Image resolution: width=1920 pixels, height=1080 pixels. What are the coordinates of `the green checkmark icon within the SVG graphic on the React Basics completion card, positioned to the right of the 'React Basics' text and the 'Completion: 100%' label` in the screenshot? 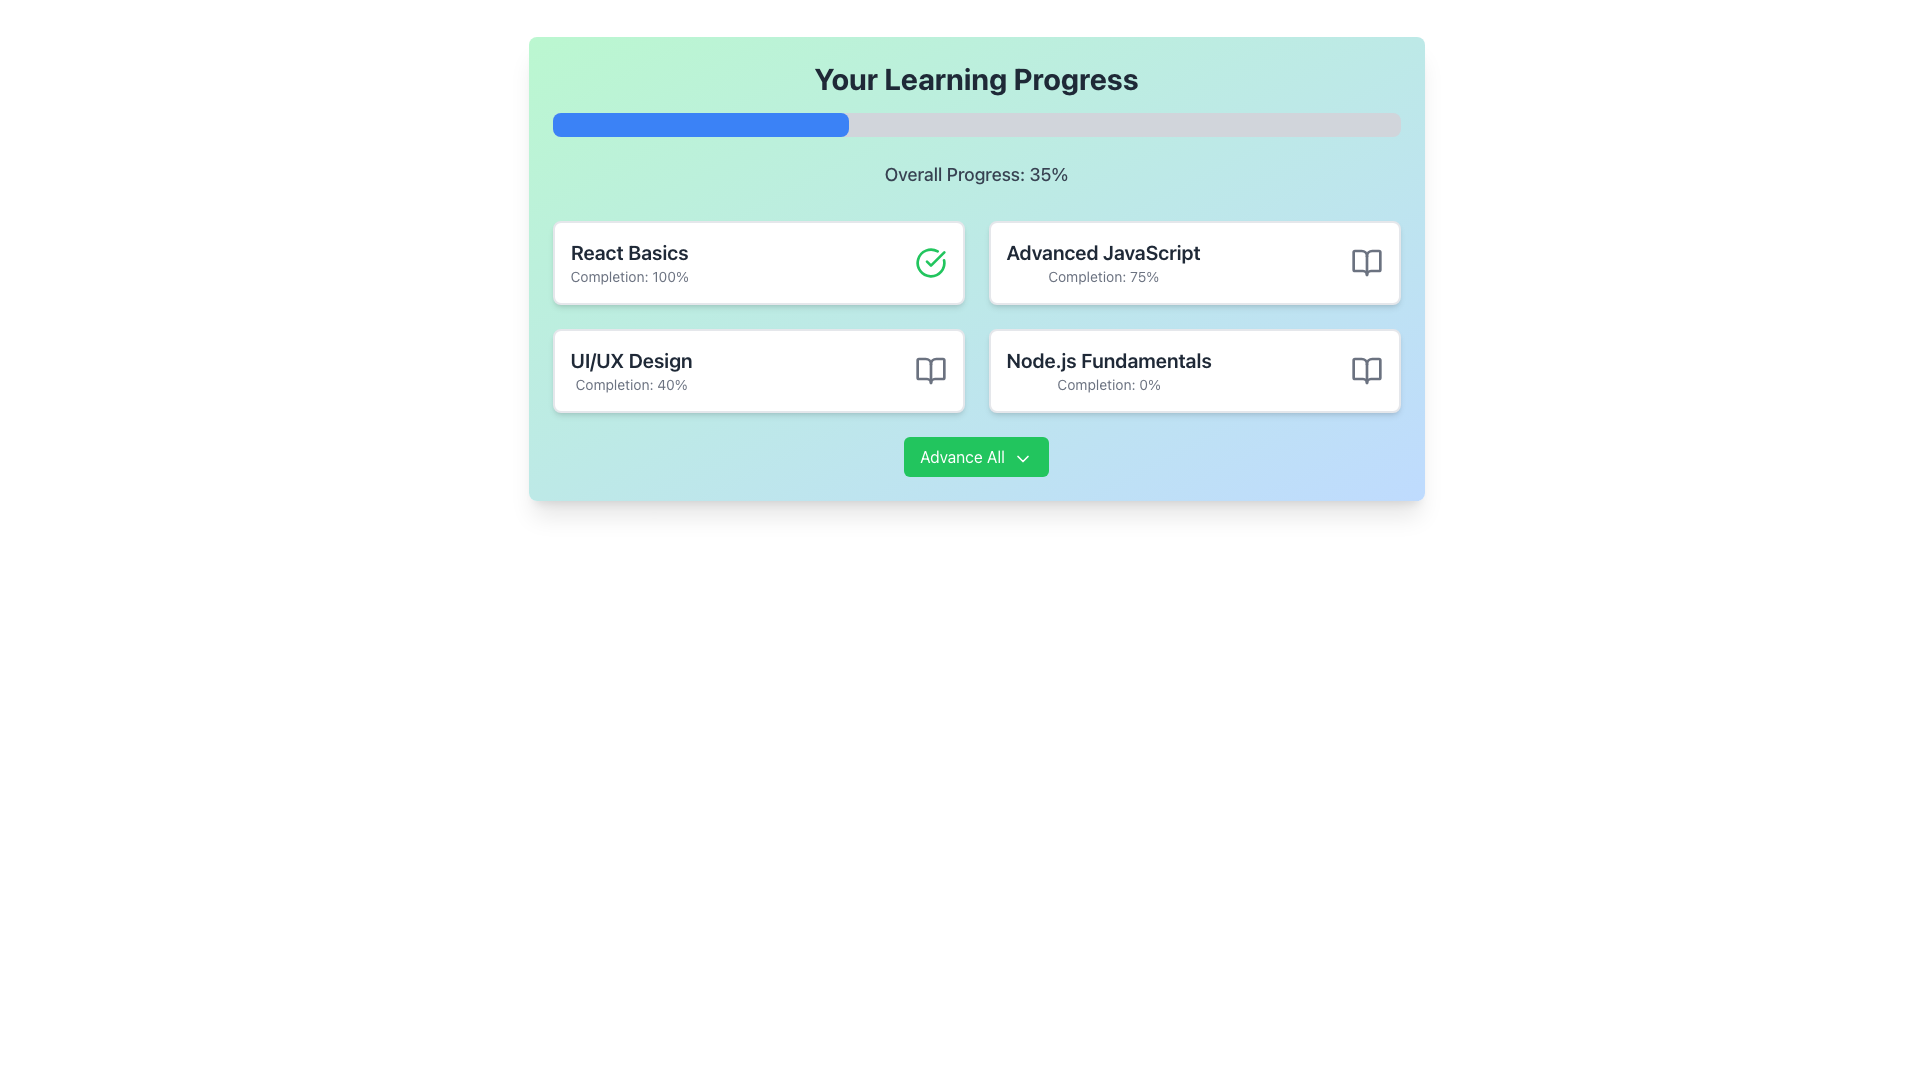 It's located at (934, 257).